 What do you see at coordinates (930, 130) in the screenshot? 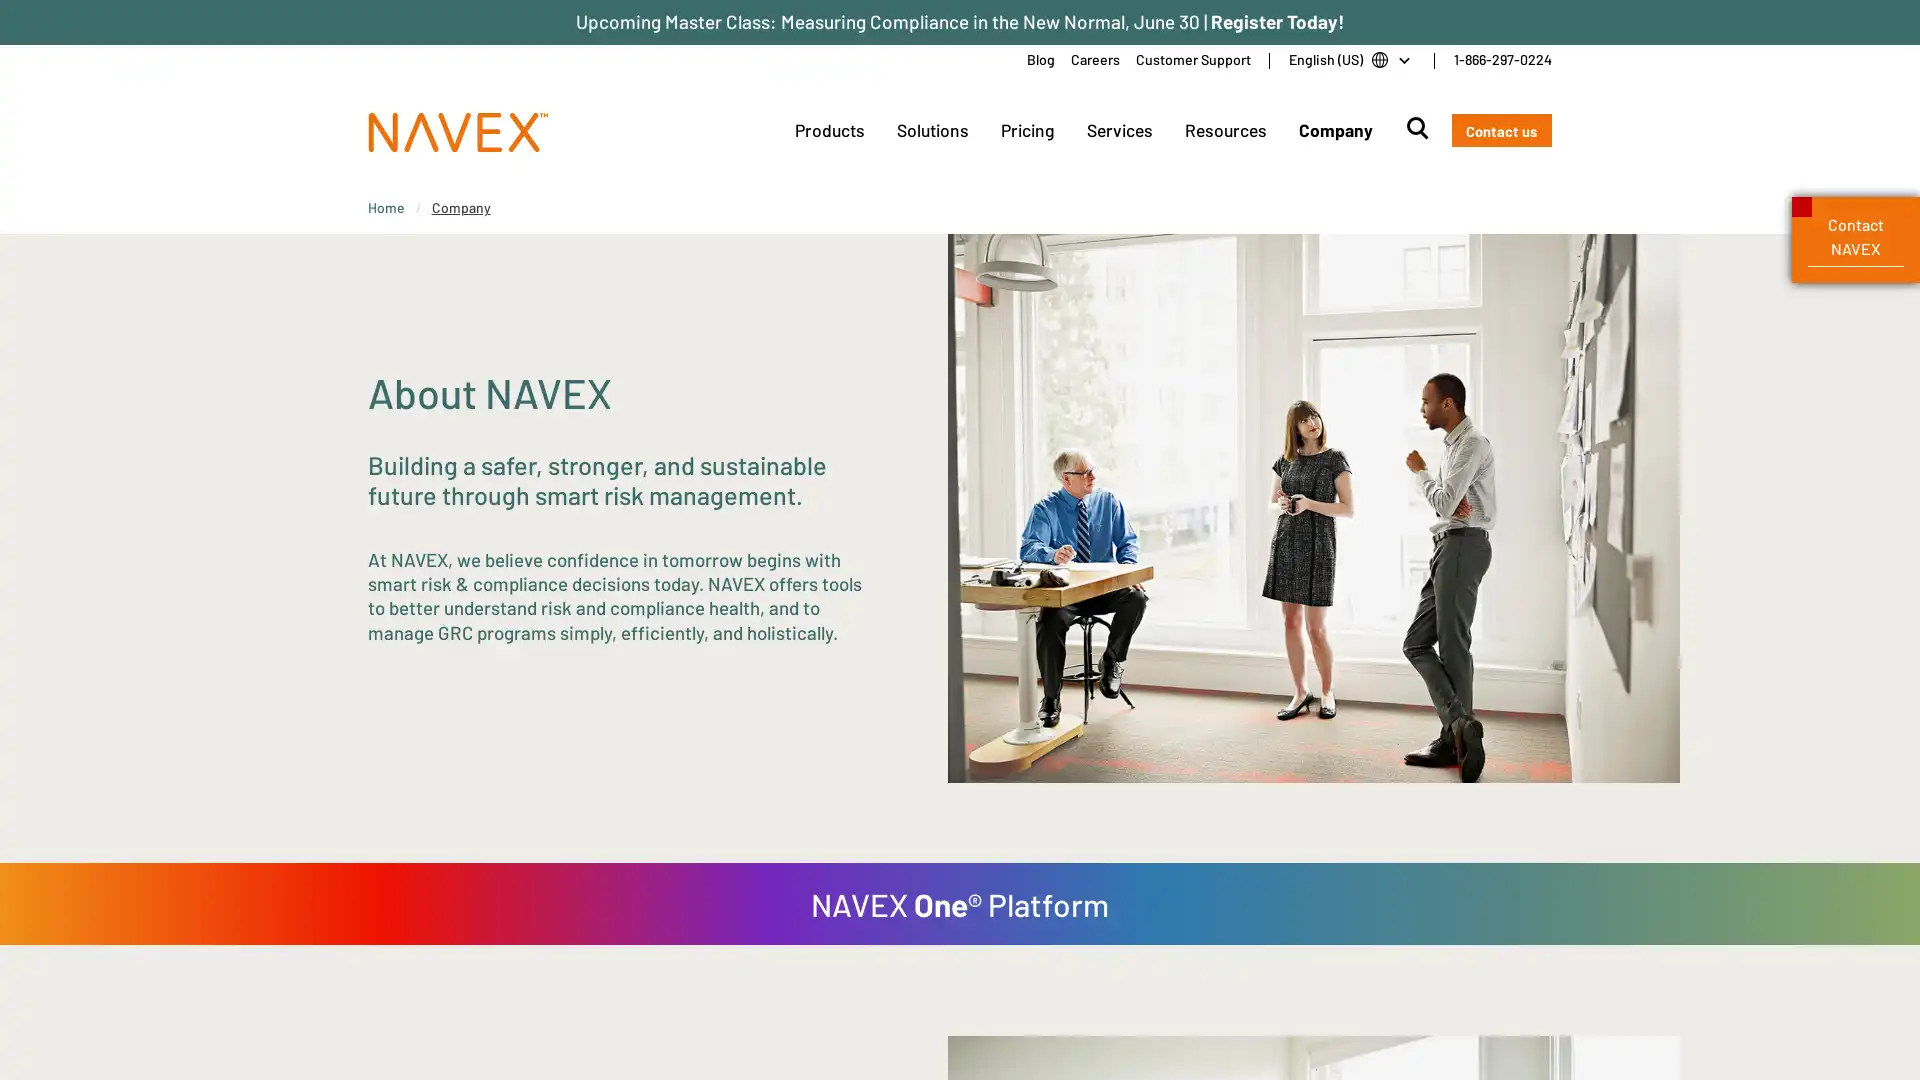
I see `Solutions` at bounding box center [930, 130].